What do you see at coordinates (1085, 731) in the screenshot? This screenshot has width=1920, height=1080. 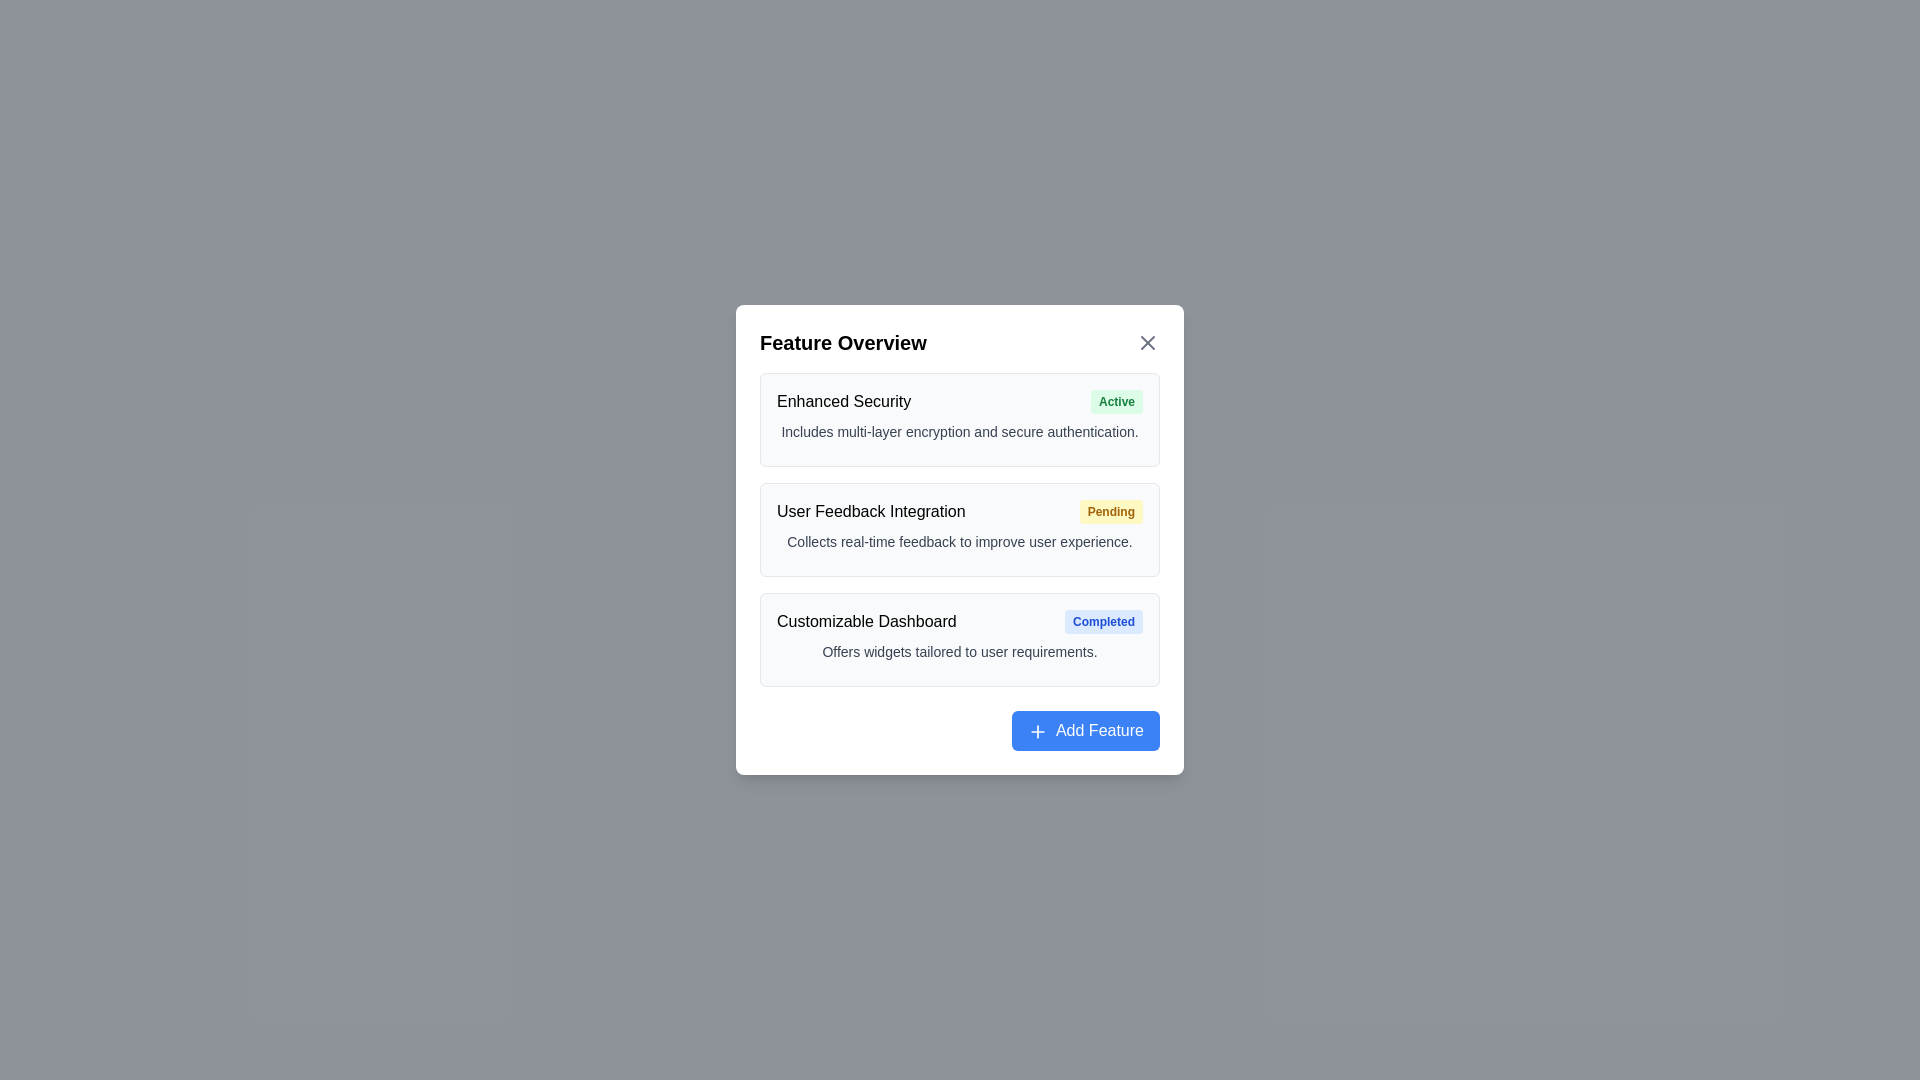 I see `the button located at the bottom-right corner of the 'Feature Overview' modal` at bounding box center [1085, 731].